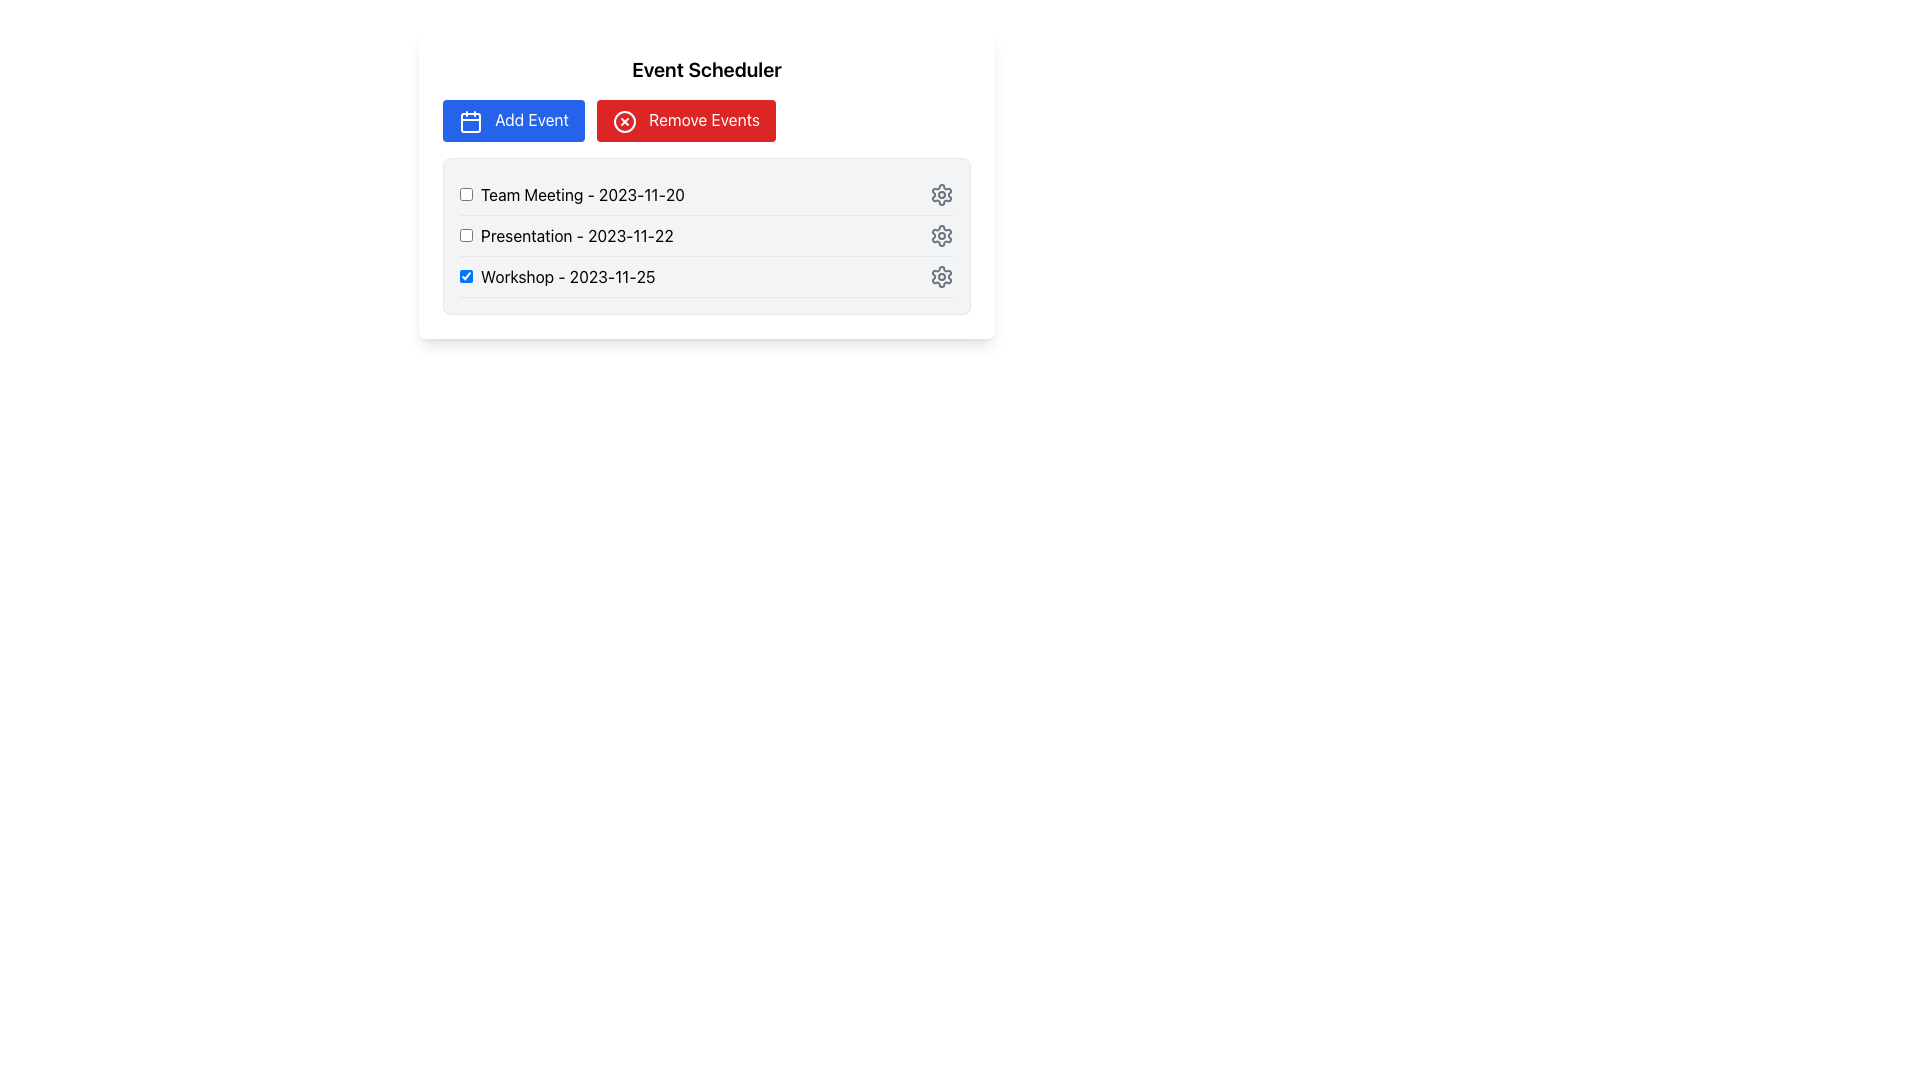 The height and width of the screenshot is (1080, 1920). I want to click on the checkbox aligned to the left of the text 'Workshop - 2023-11-25', so click(465, 276).